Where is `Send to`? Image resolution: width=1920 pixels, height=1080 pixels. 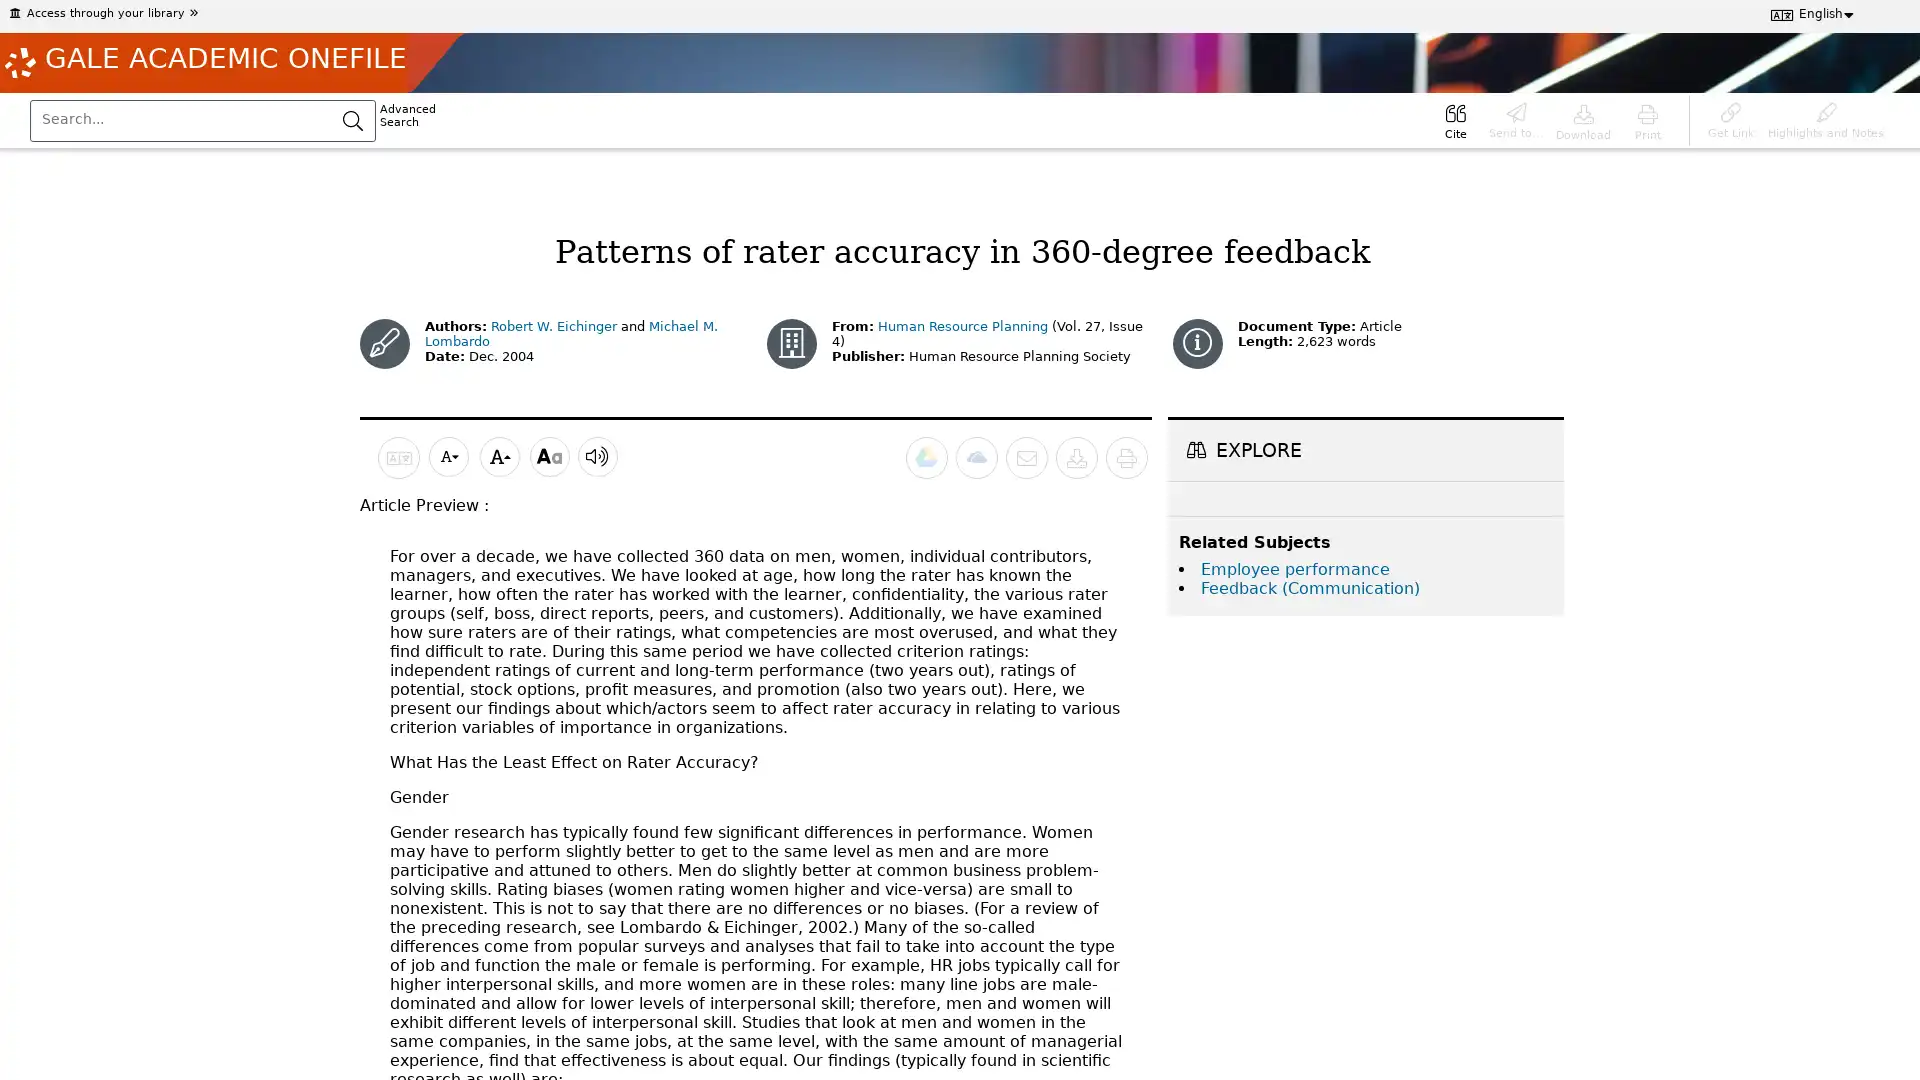 Send to is located at coordinates (1516, 118).